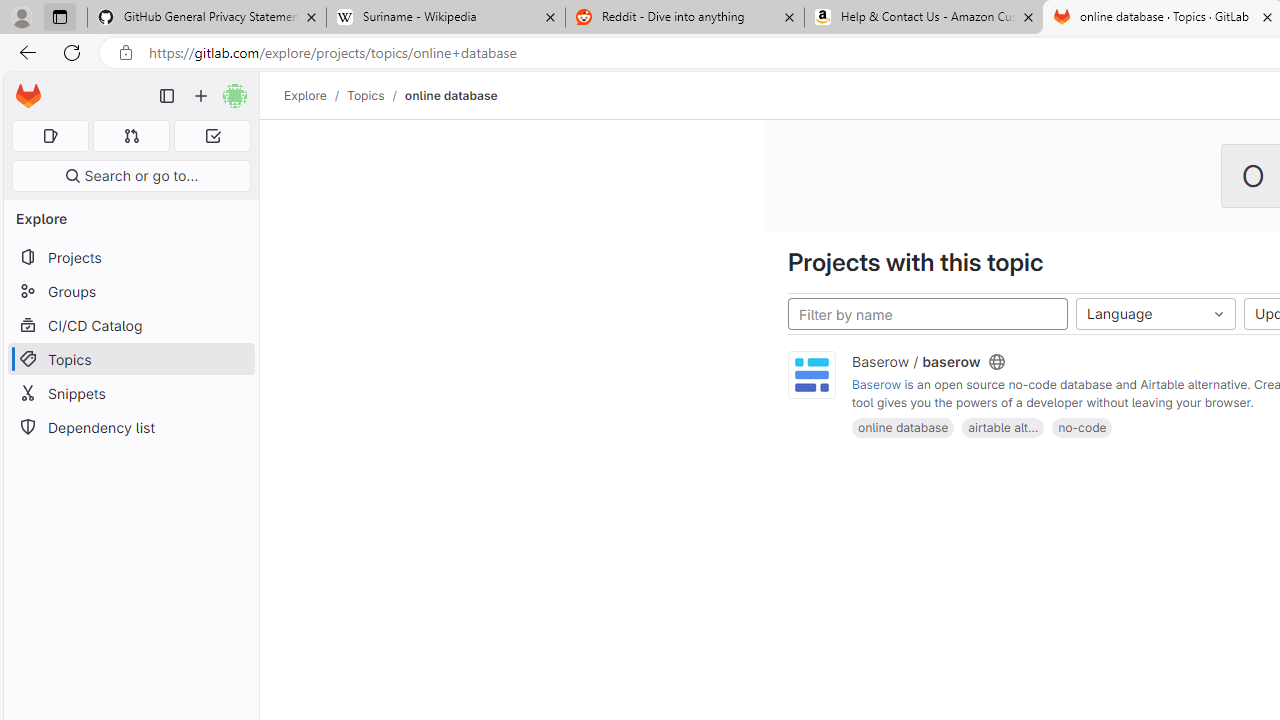 This screenshot has width=1280, height=720. Describe the element at coordinates (207, 17) in the screenshot. I see `'GitHub General Privacy Statement - GitHub Docs'` at that location.